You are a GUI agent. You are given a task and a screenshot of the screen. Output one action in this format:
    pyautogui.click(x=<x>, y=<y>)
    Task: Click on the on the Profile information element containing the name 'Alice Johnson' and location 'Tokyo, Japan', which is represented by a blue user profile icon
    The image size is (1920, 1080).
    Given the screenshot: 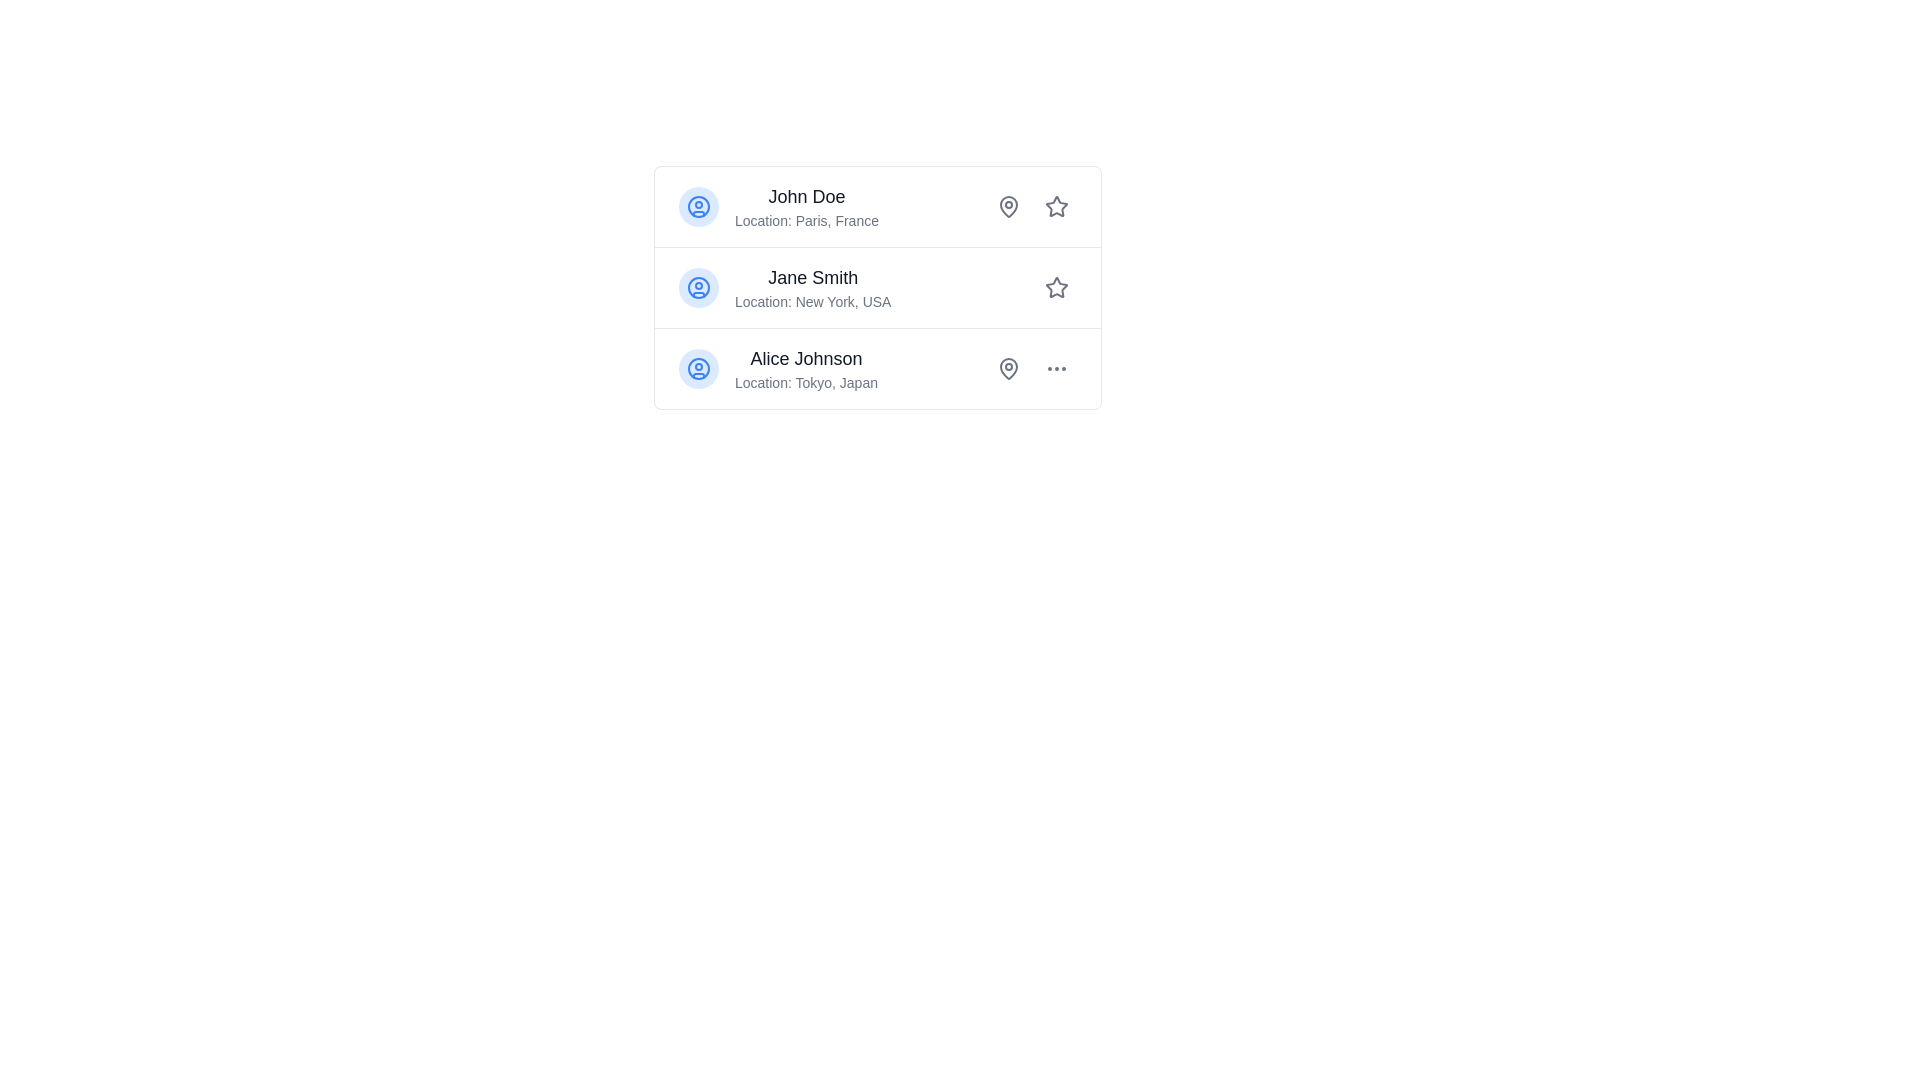 What is the action you would take?
    pyautogui.click(x=776, y=369)
    